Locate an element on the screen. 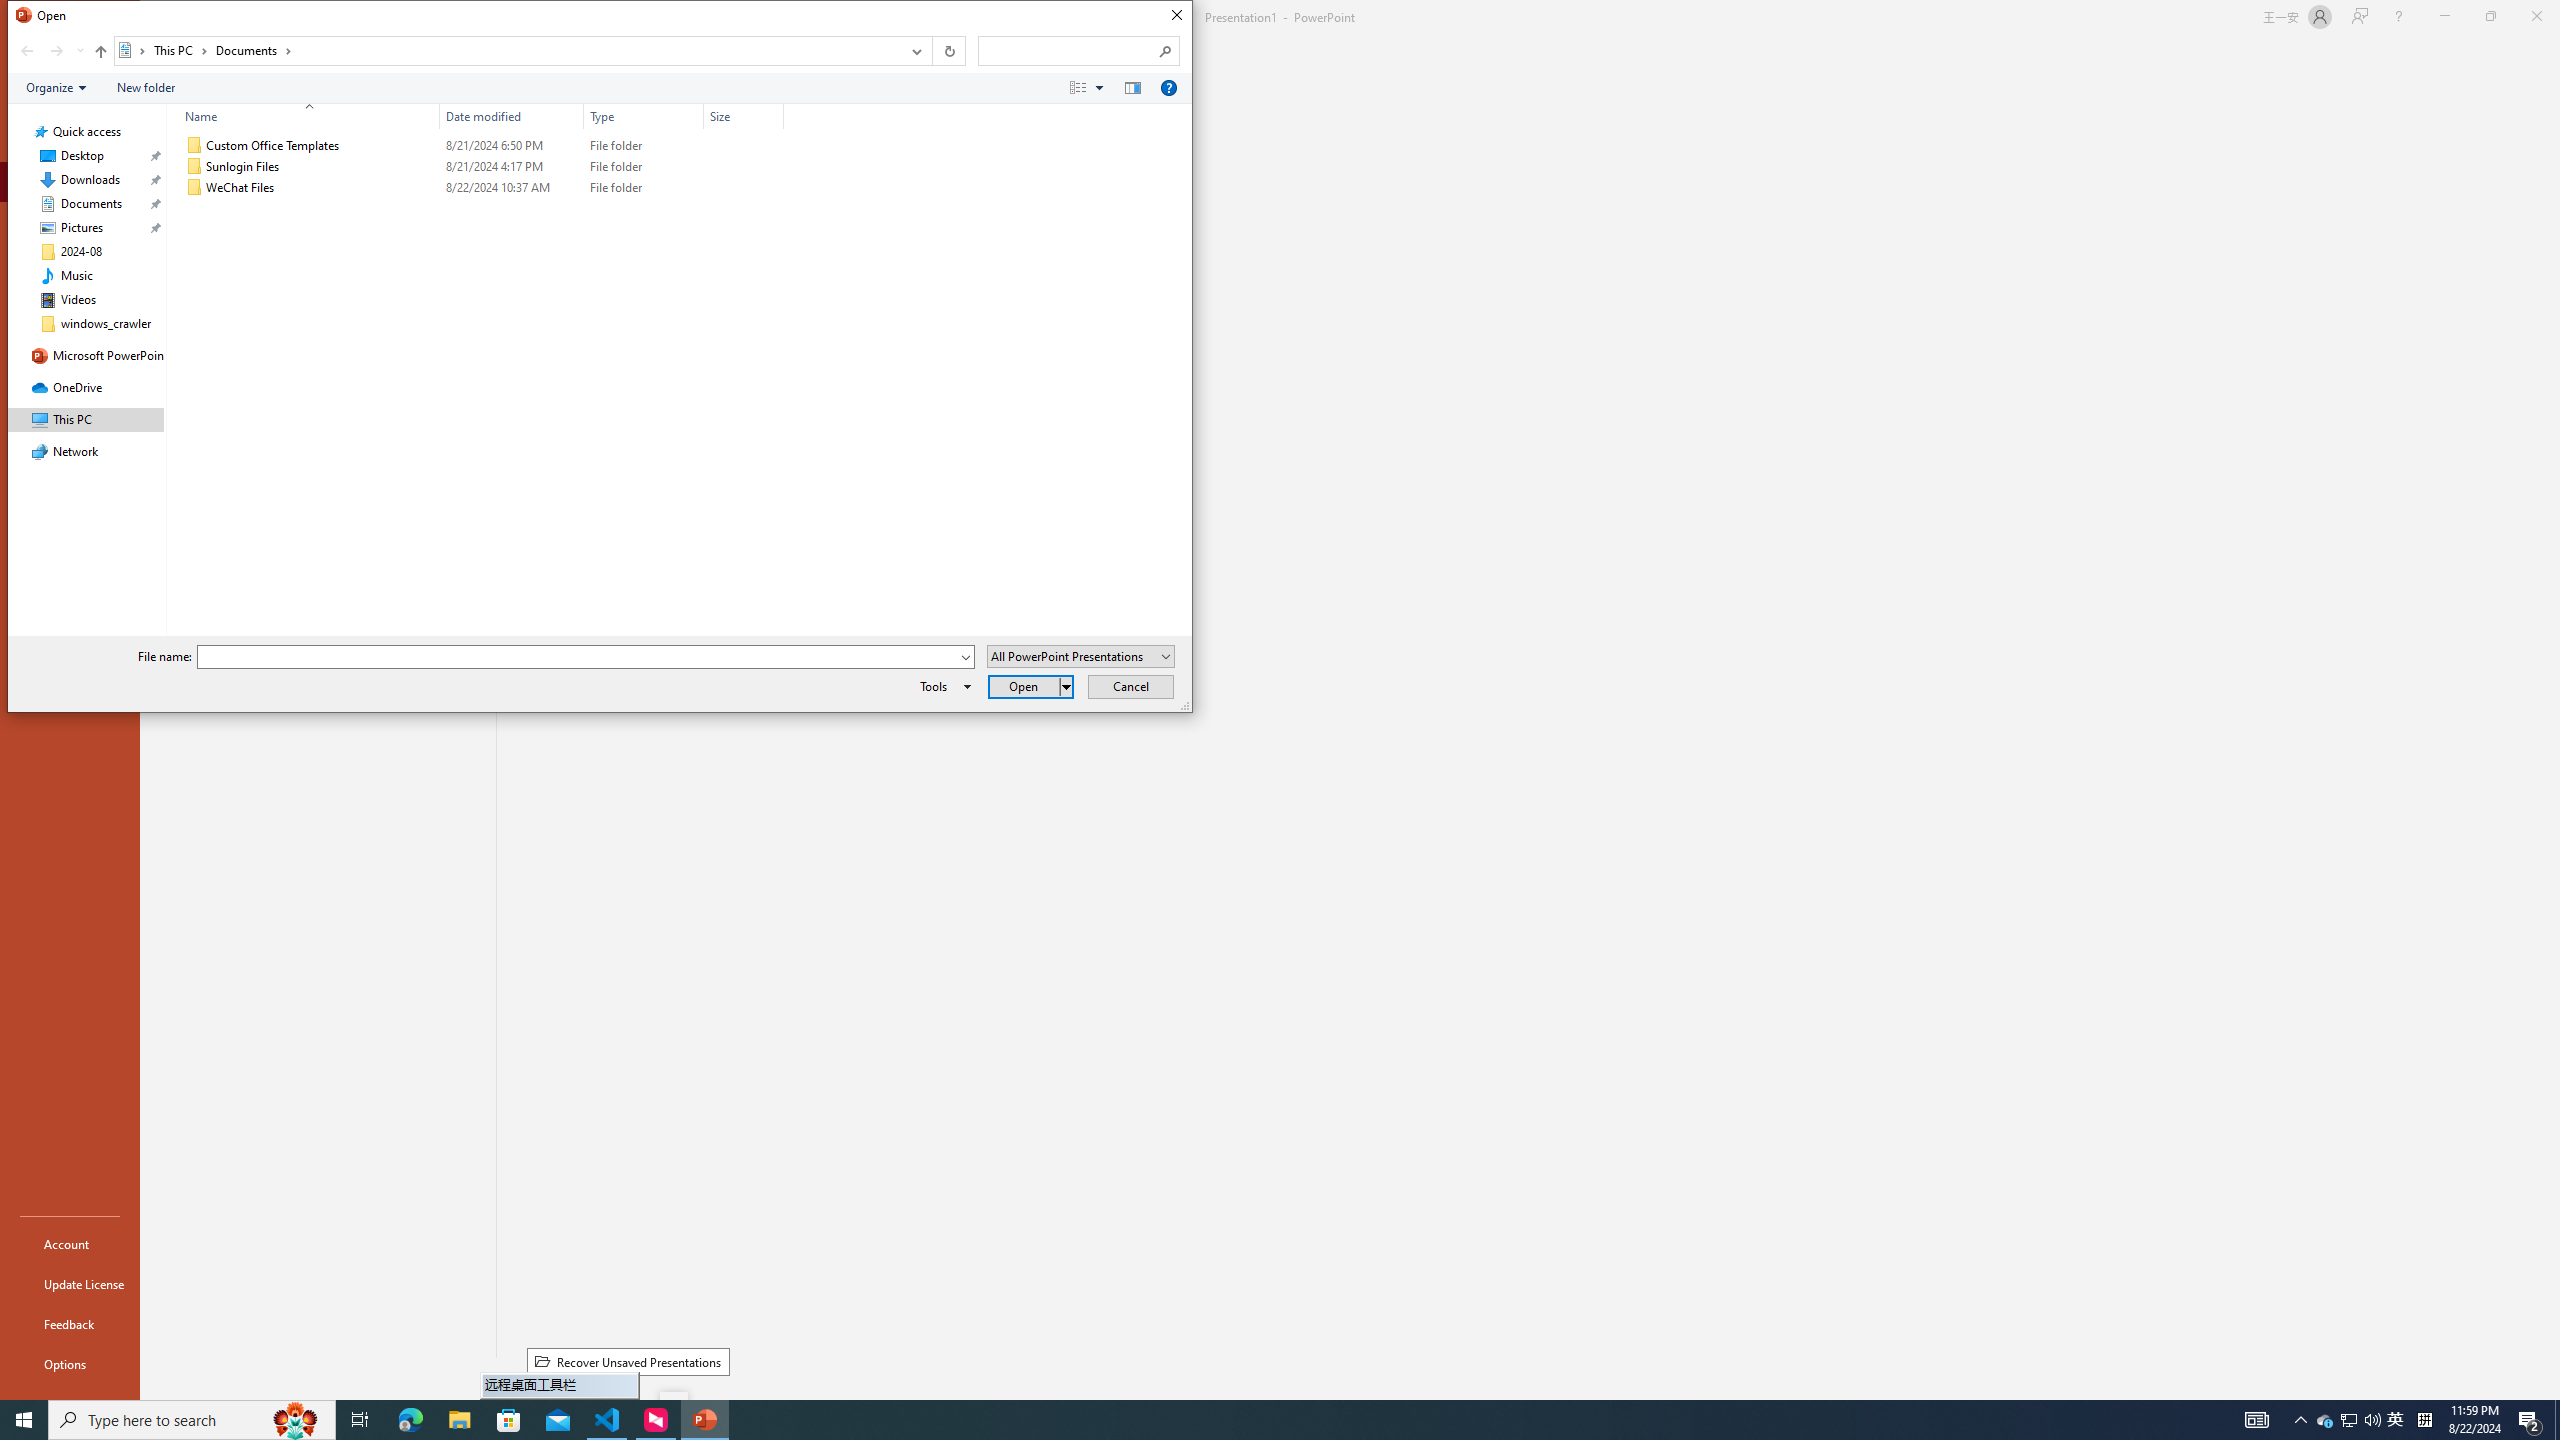 This screenshot has width=2560, height=1440. 'Refresh "Documents" (F5)' is located at coordinates (947, 50).